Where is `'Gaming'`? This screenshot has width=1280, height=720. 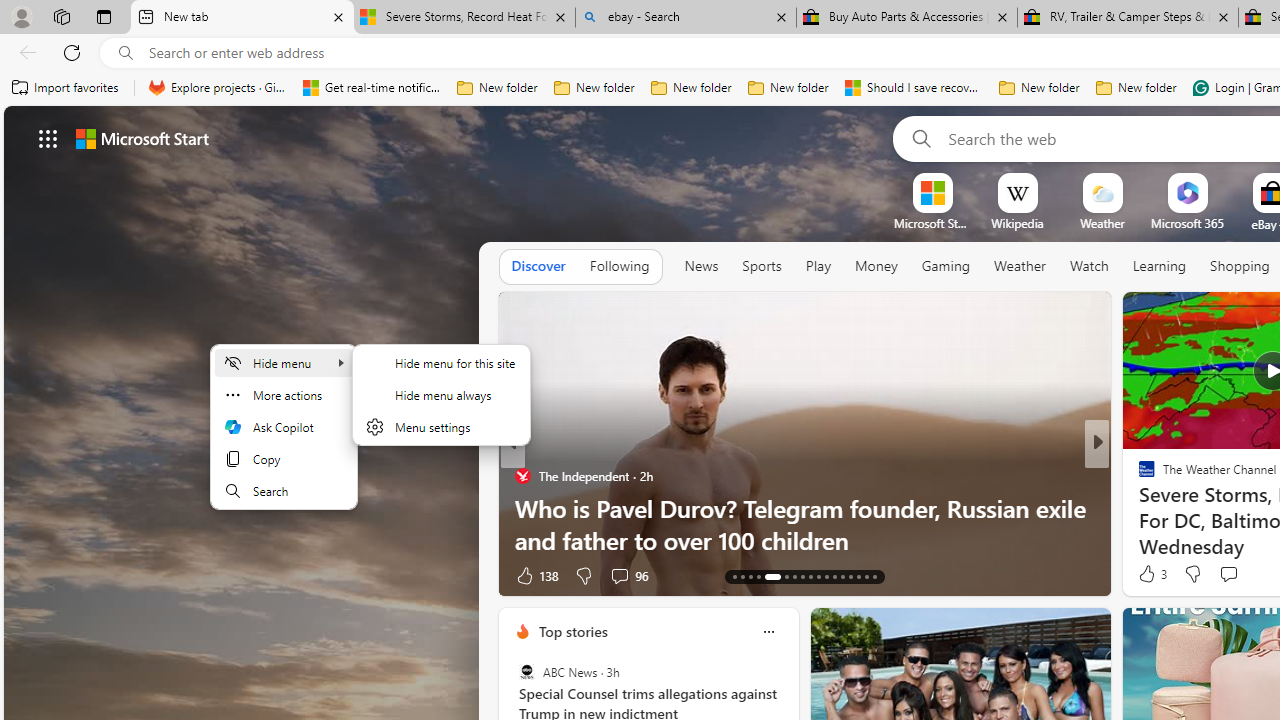 'Gaming' is located at coordinates (944, 266).